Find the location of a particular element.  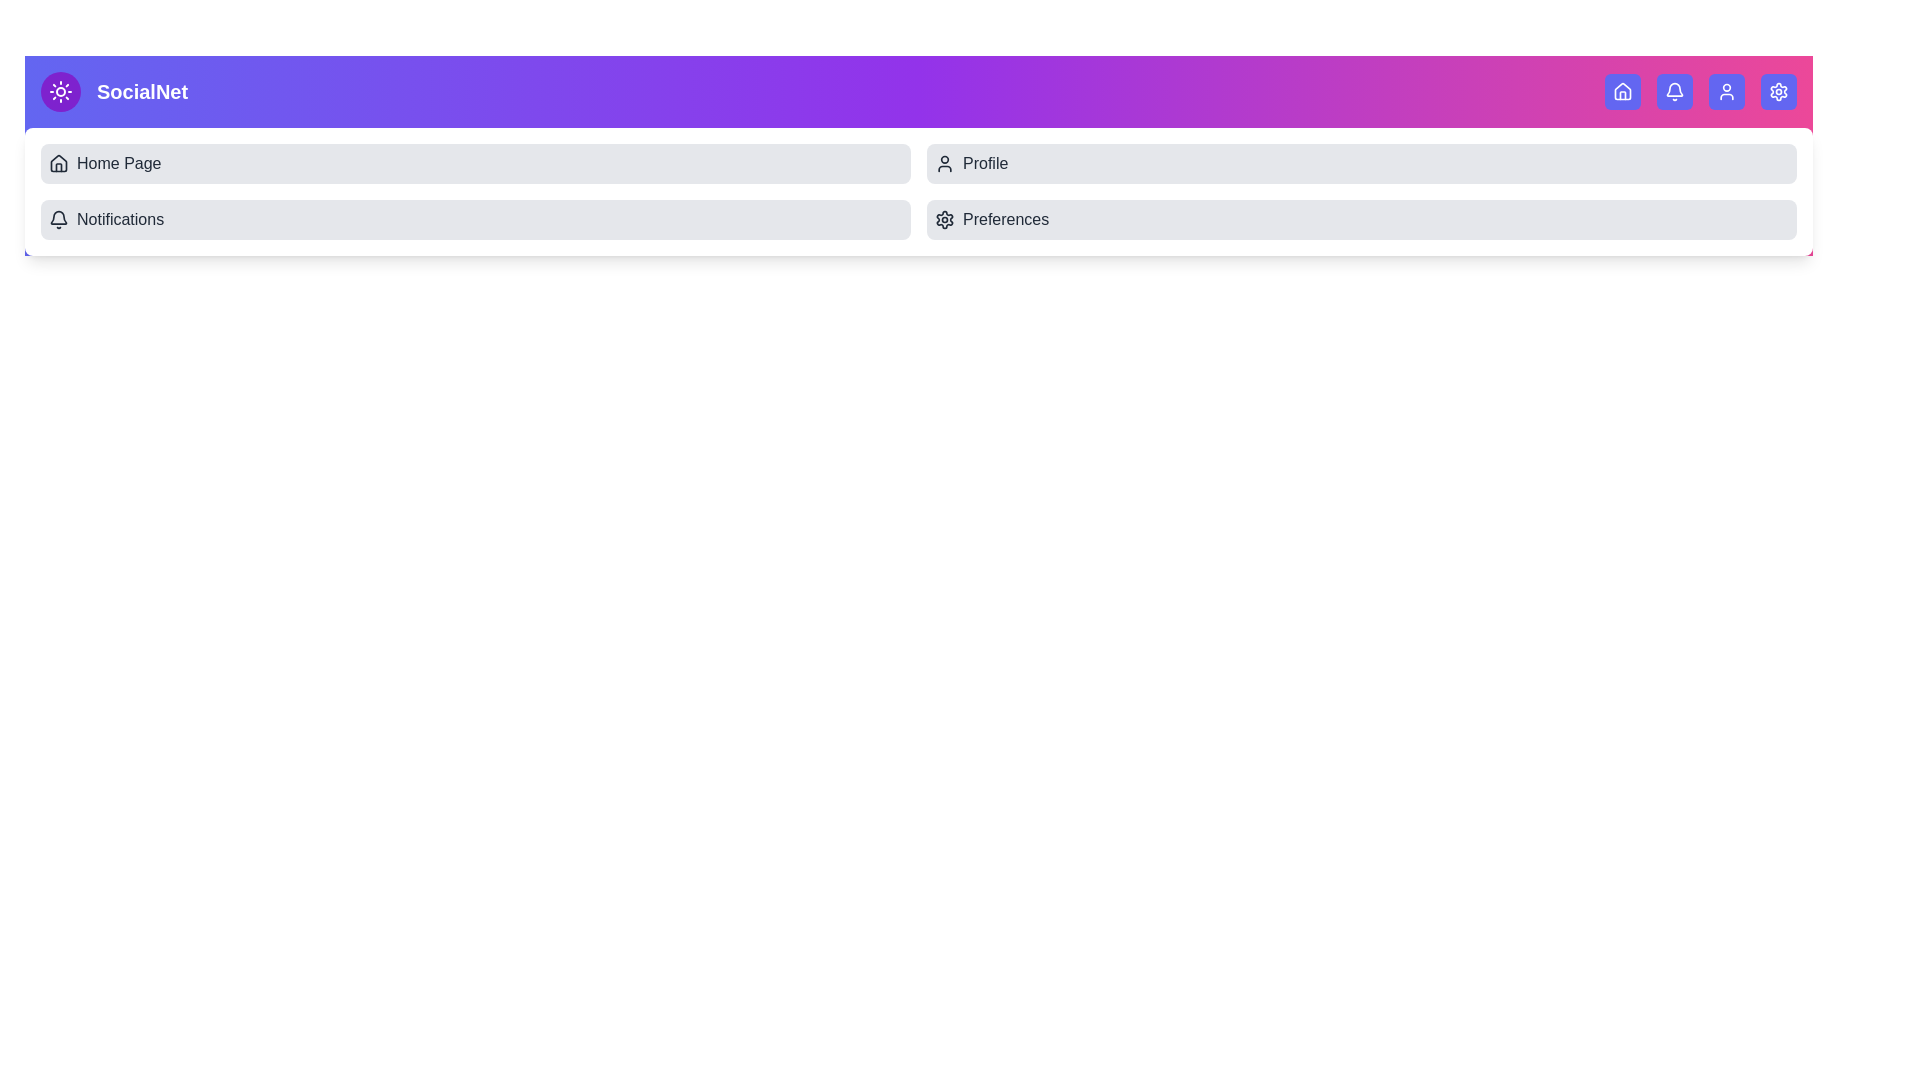

the menu item Home Page from the available options is located at coordinates (474, 163).